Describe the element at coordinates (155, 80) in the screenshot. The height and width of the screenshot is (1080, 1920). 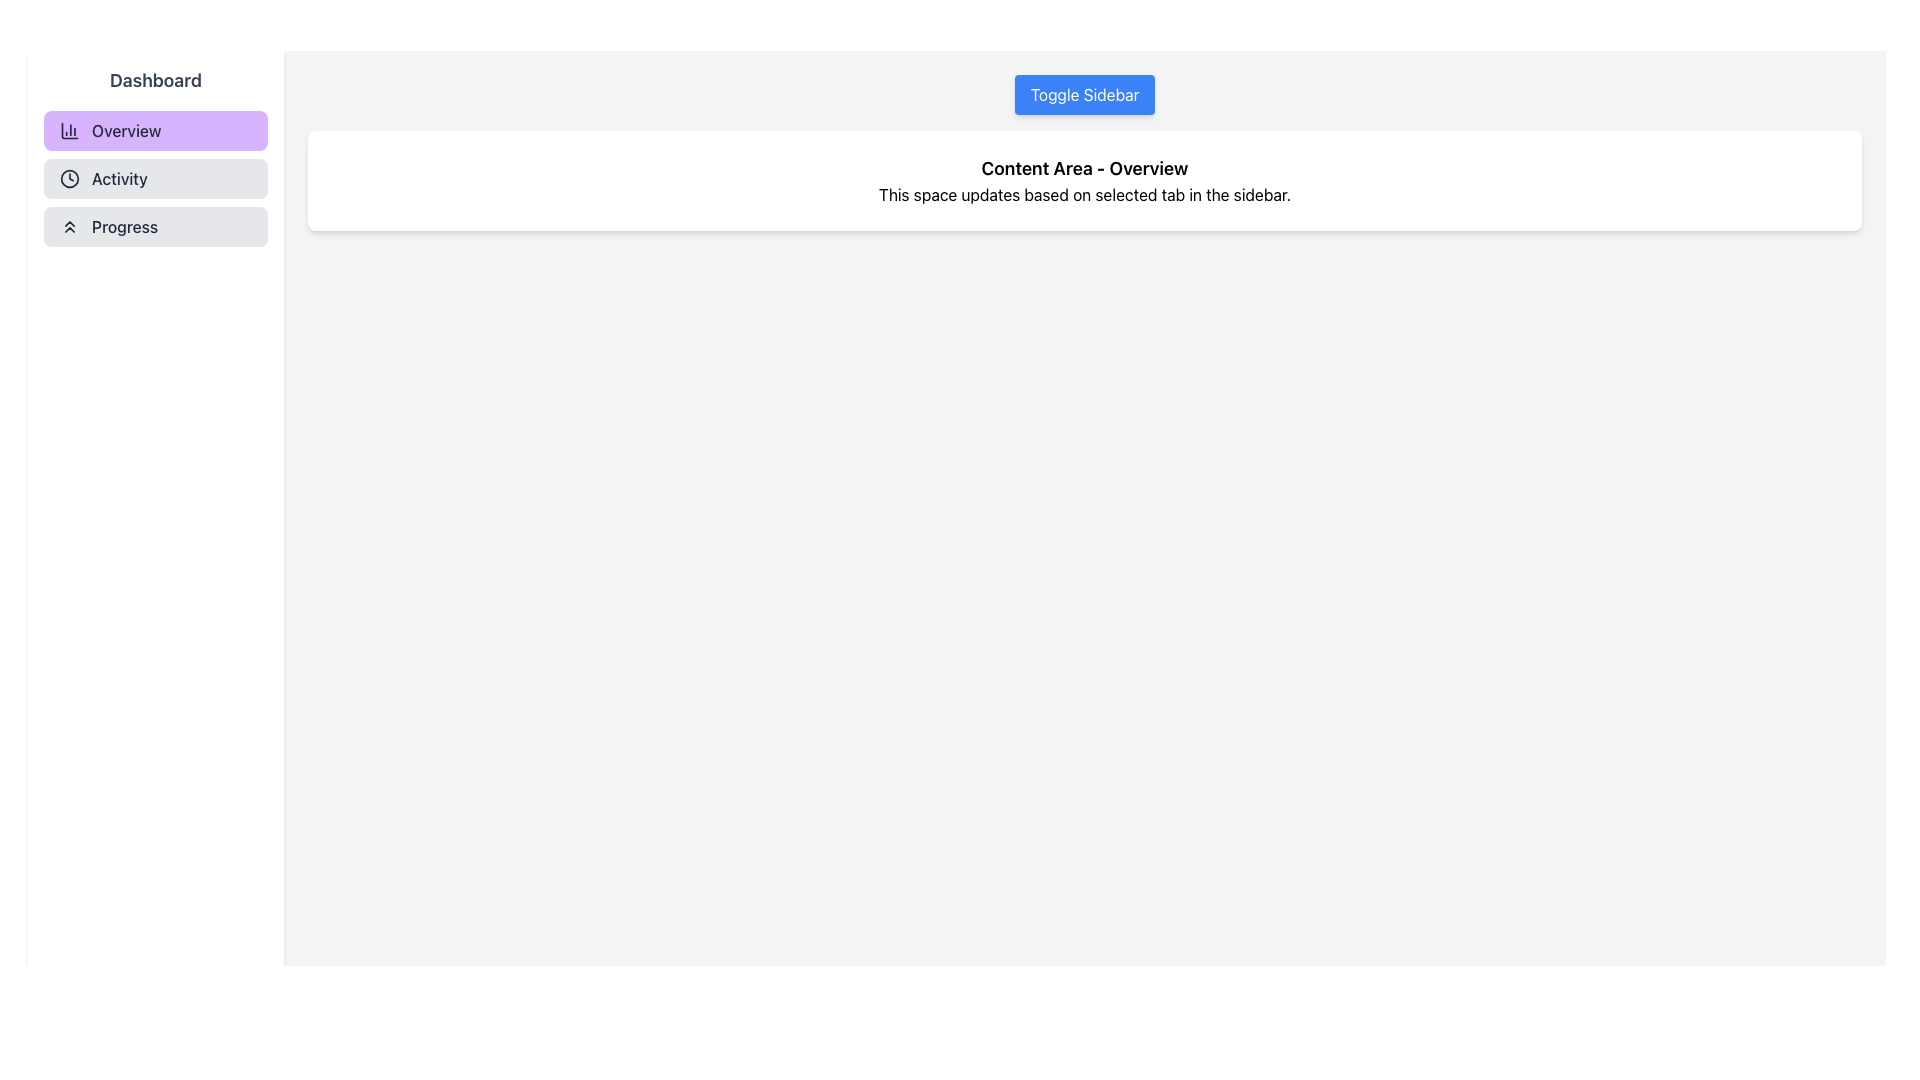
I see `the text label that serves as the heading of the sidebar` at that location.